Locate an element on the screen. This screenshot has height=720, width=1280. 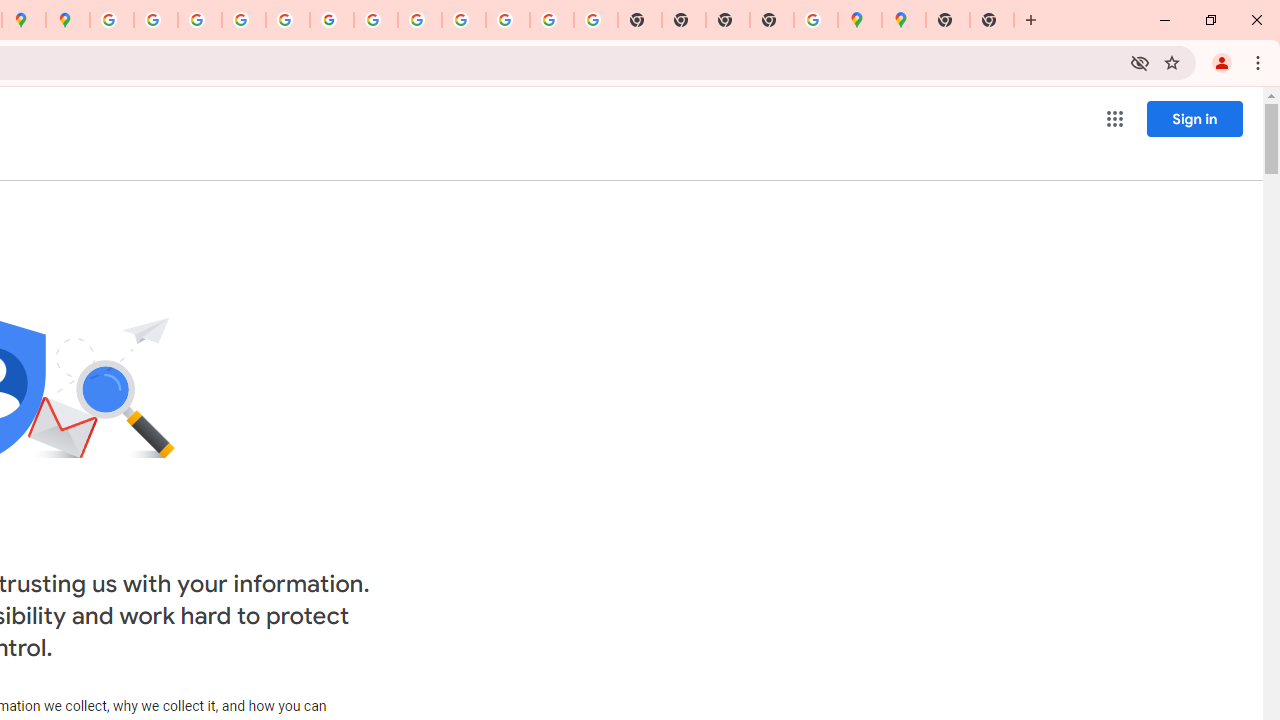
'New Tab' is located at coordinates (770, 20).